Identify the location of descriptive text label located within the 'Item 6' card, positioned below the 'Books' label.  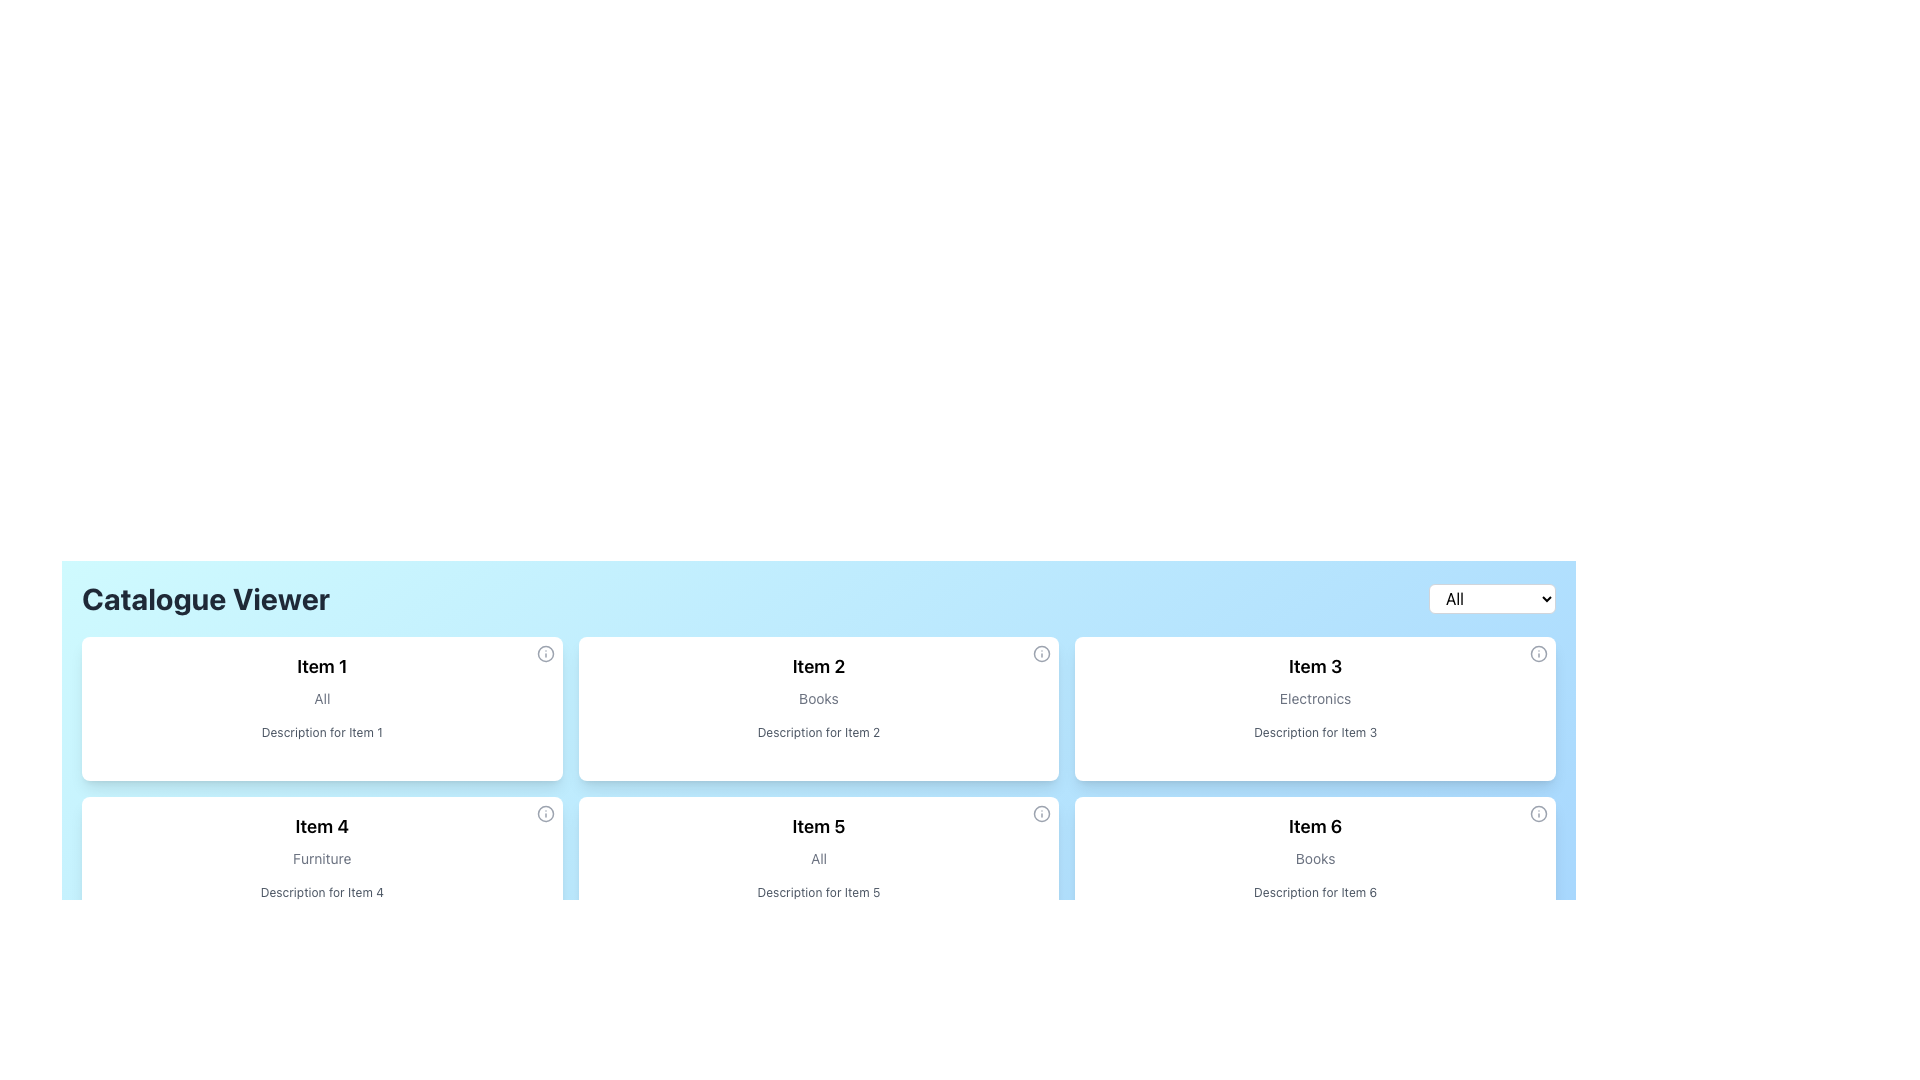
(1315, 892).